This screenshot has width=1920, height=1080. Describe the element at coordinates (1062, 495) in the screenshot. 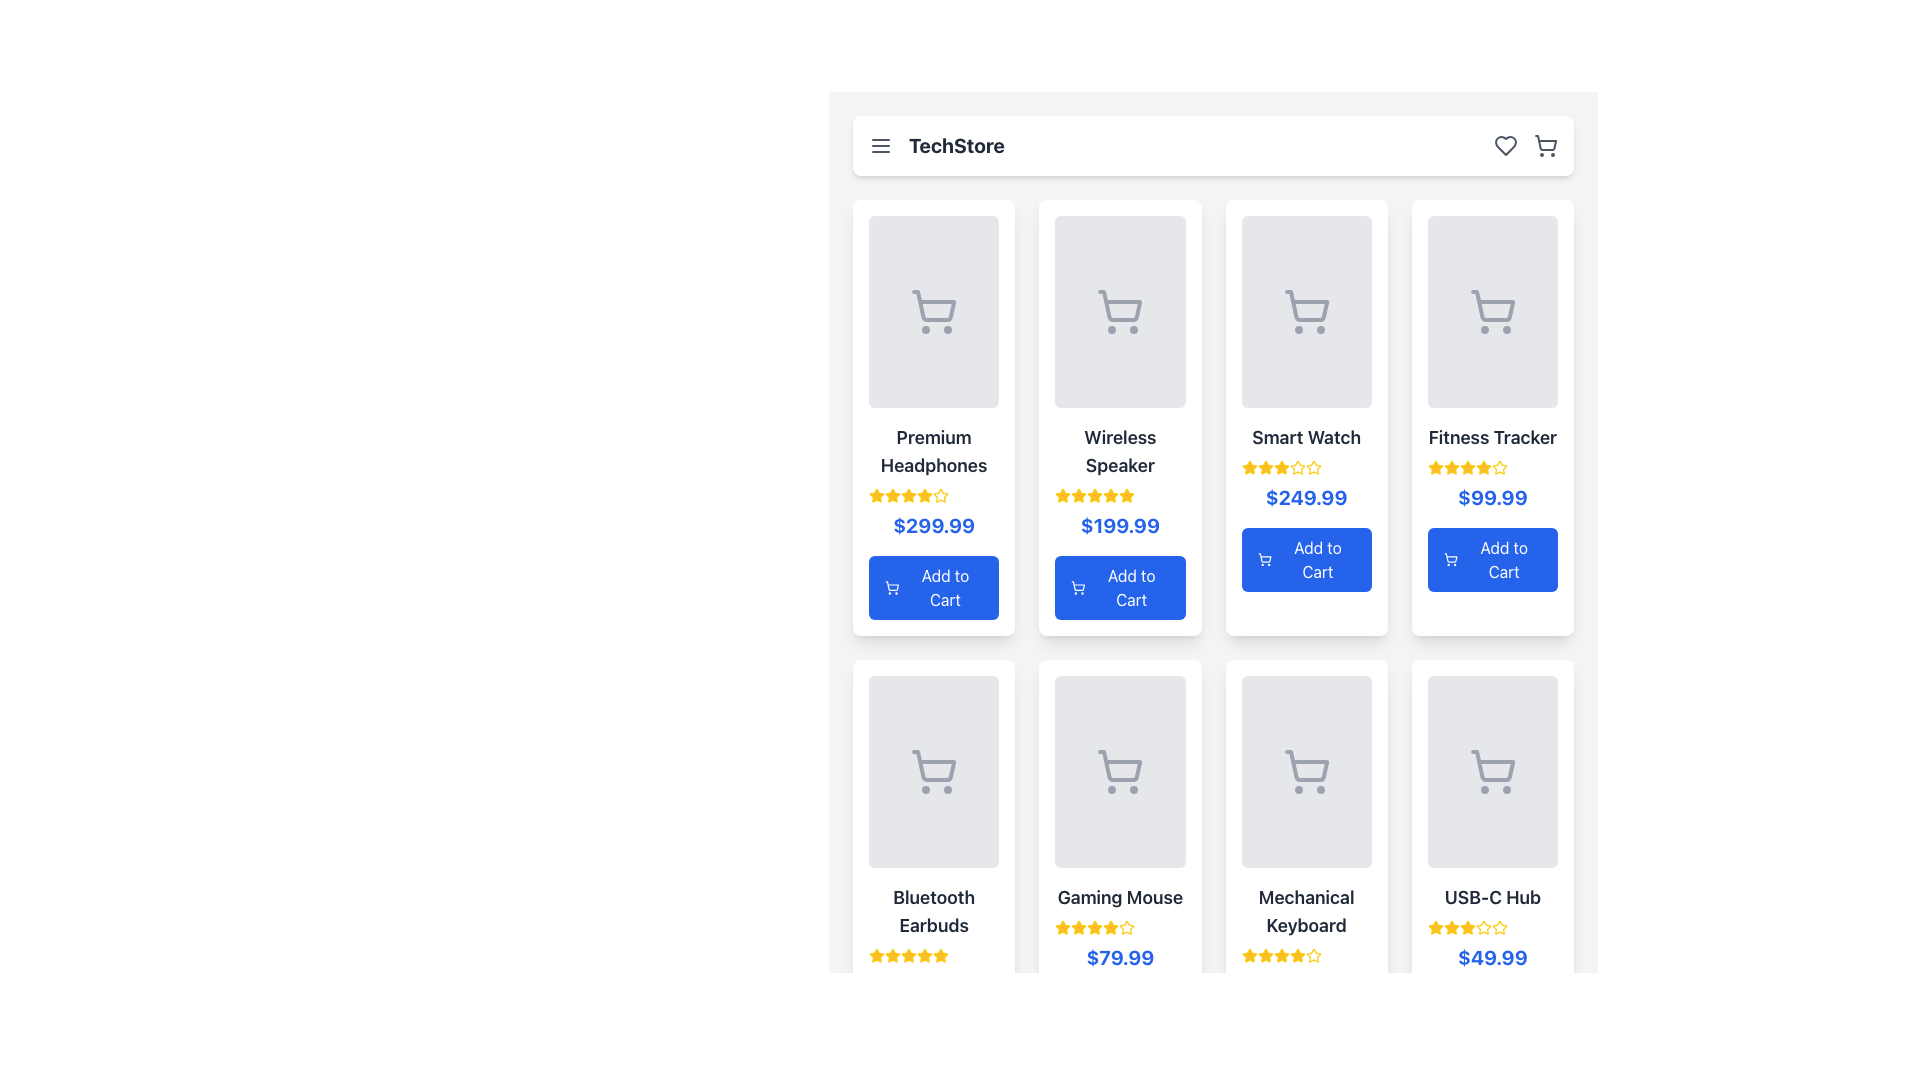

I see `the third star icon in the five-star rating system for the Wireless Speaker product, located beneath the product card` at that location.